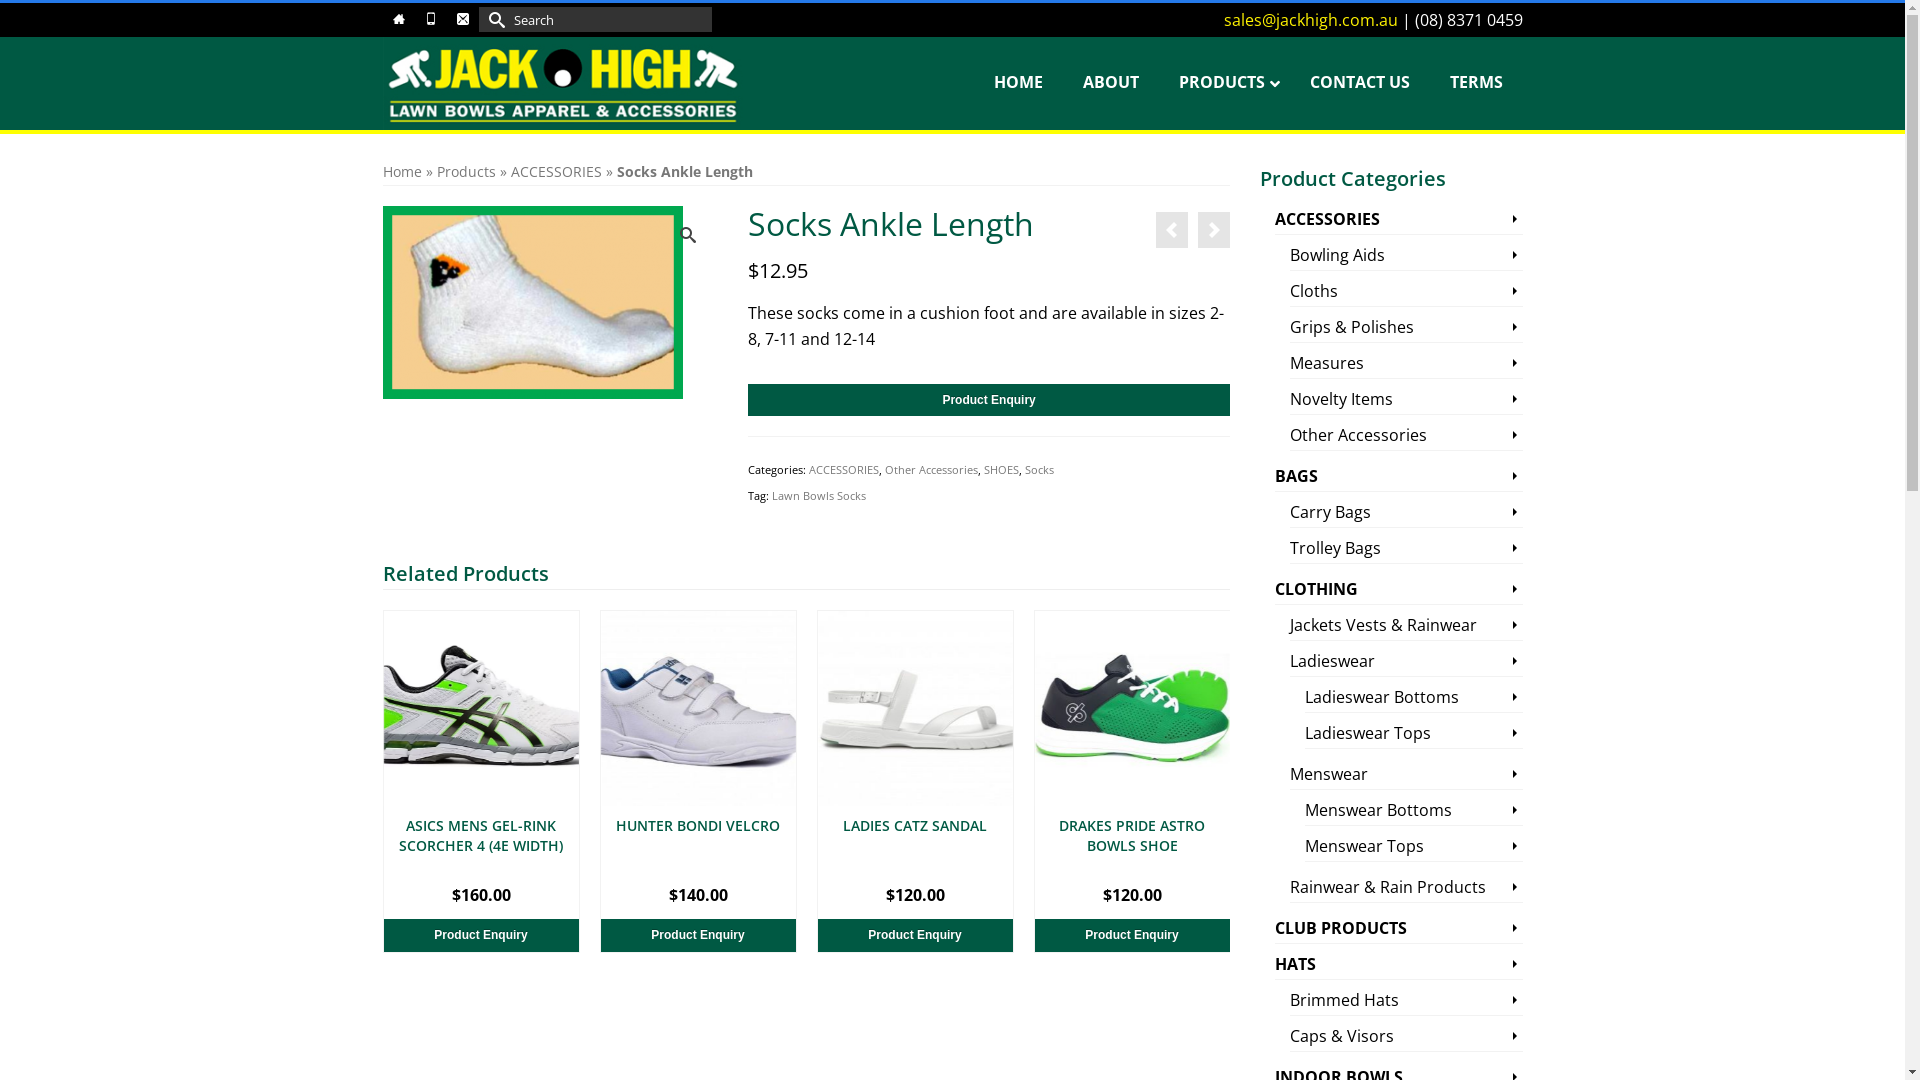  I want to click on 'Grips & Polishes', so click(1405, 326).